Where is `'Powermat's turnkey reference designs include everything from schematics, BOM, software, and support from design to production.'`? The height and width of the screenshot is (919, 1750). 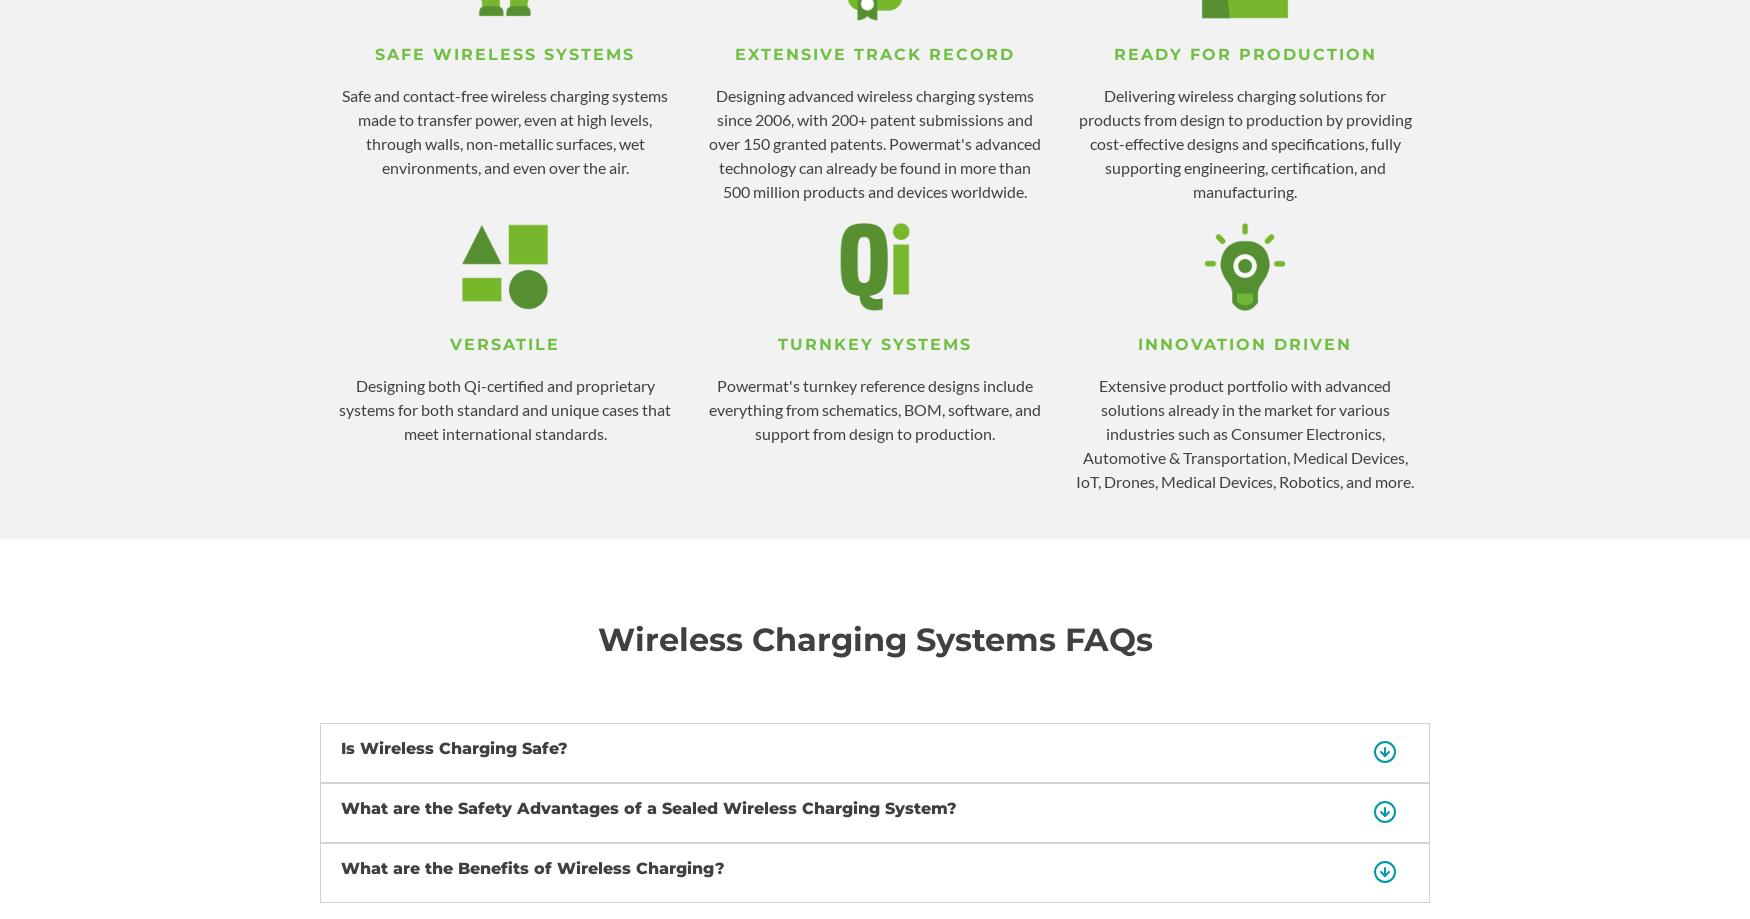 'Powermat's turnkey reference designs include everything from schematics, BOM, software, and support from design to production.' is located at coordinates (875, 409).